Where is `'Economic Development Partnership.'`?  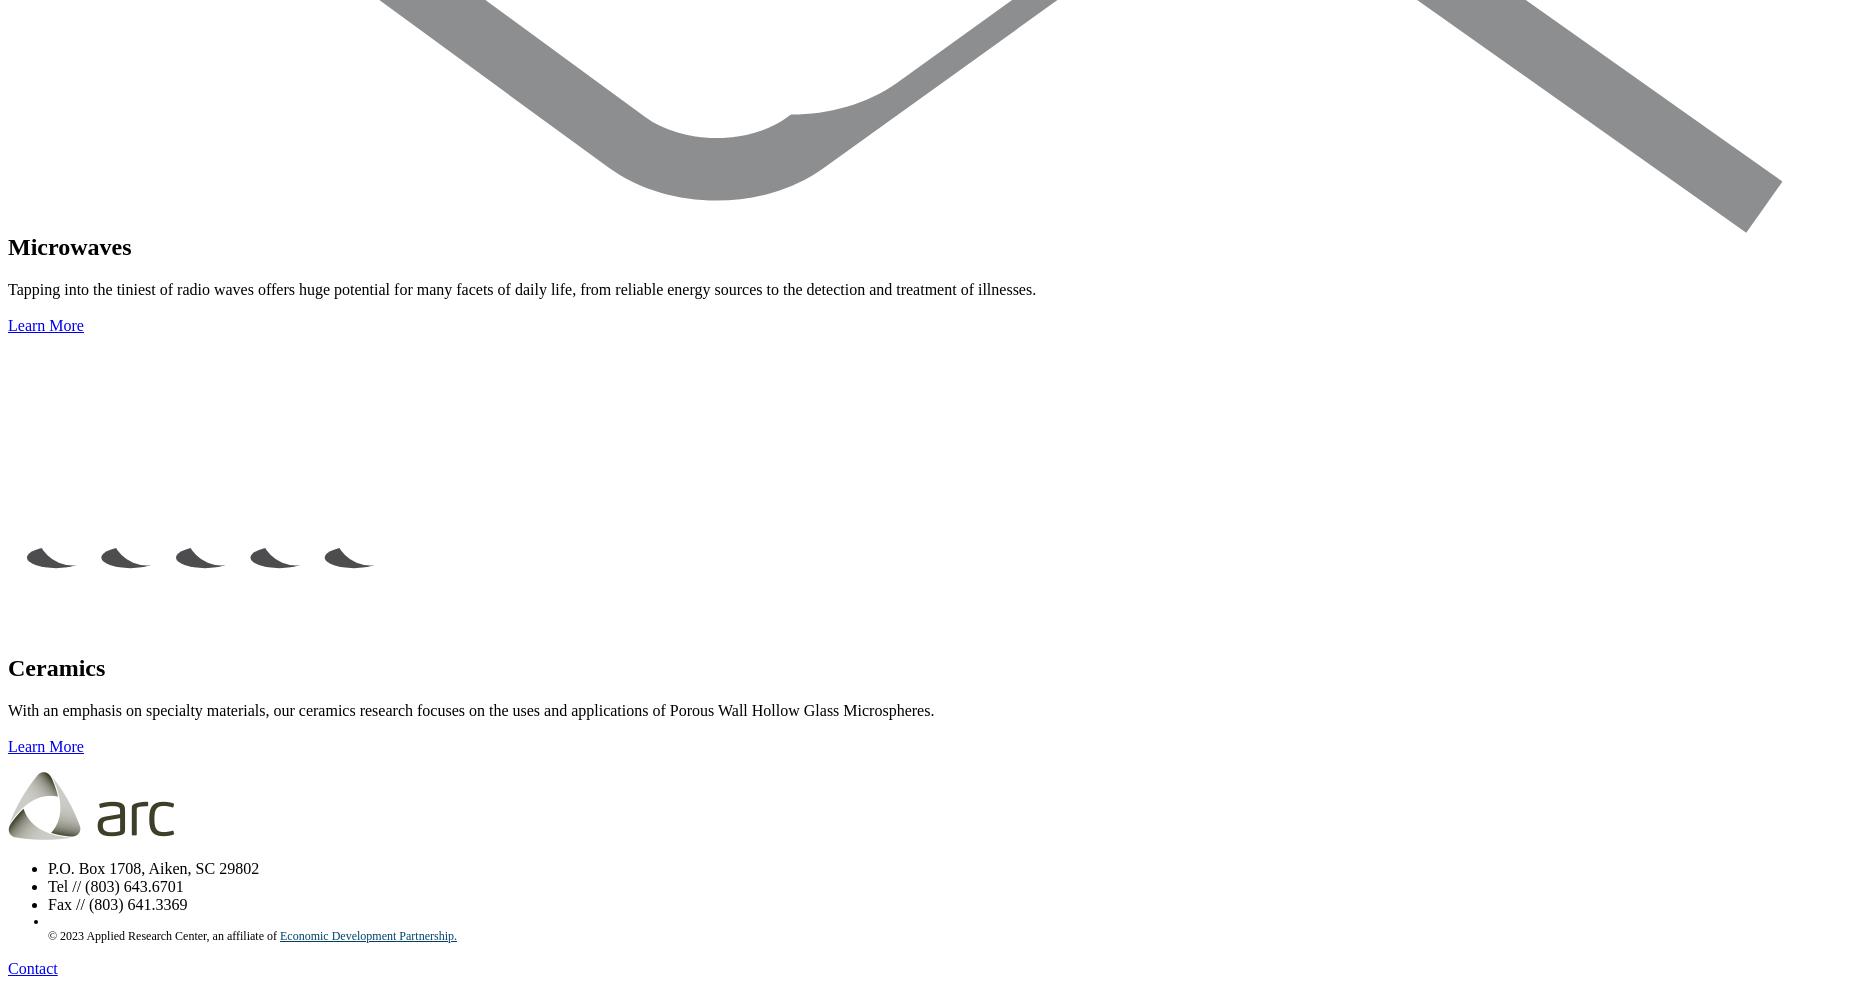
'Economic Development Partnership.' is located at coordinates (368, 934).